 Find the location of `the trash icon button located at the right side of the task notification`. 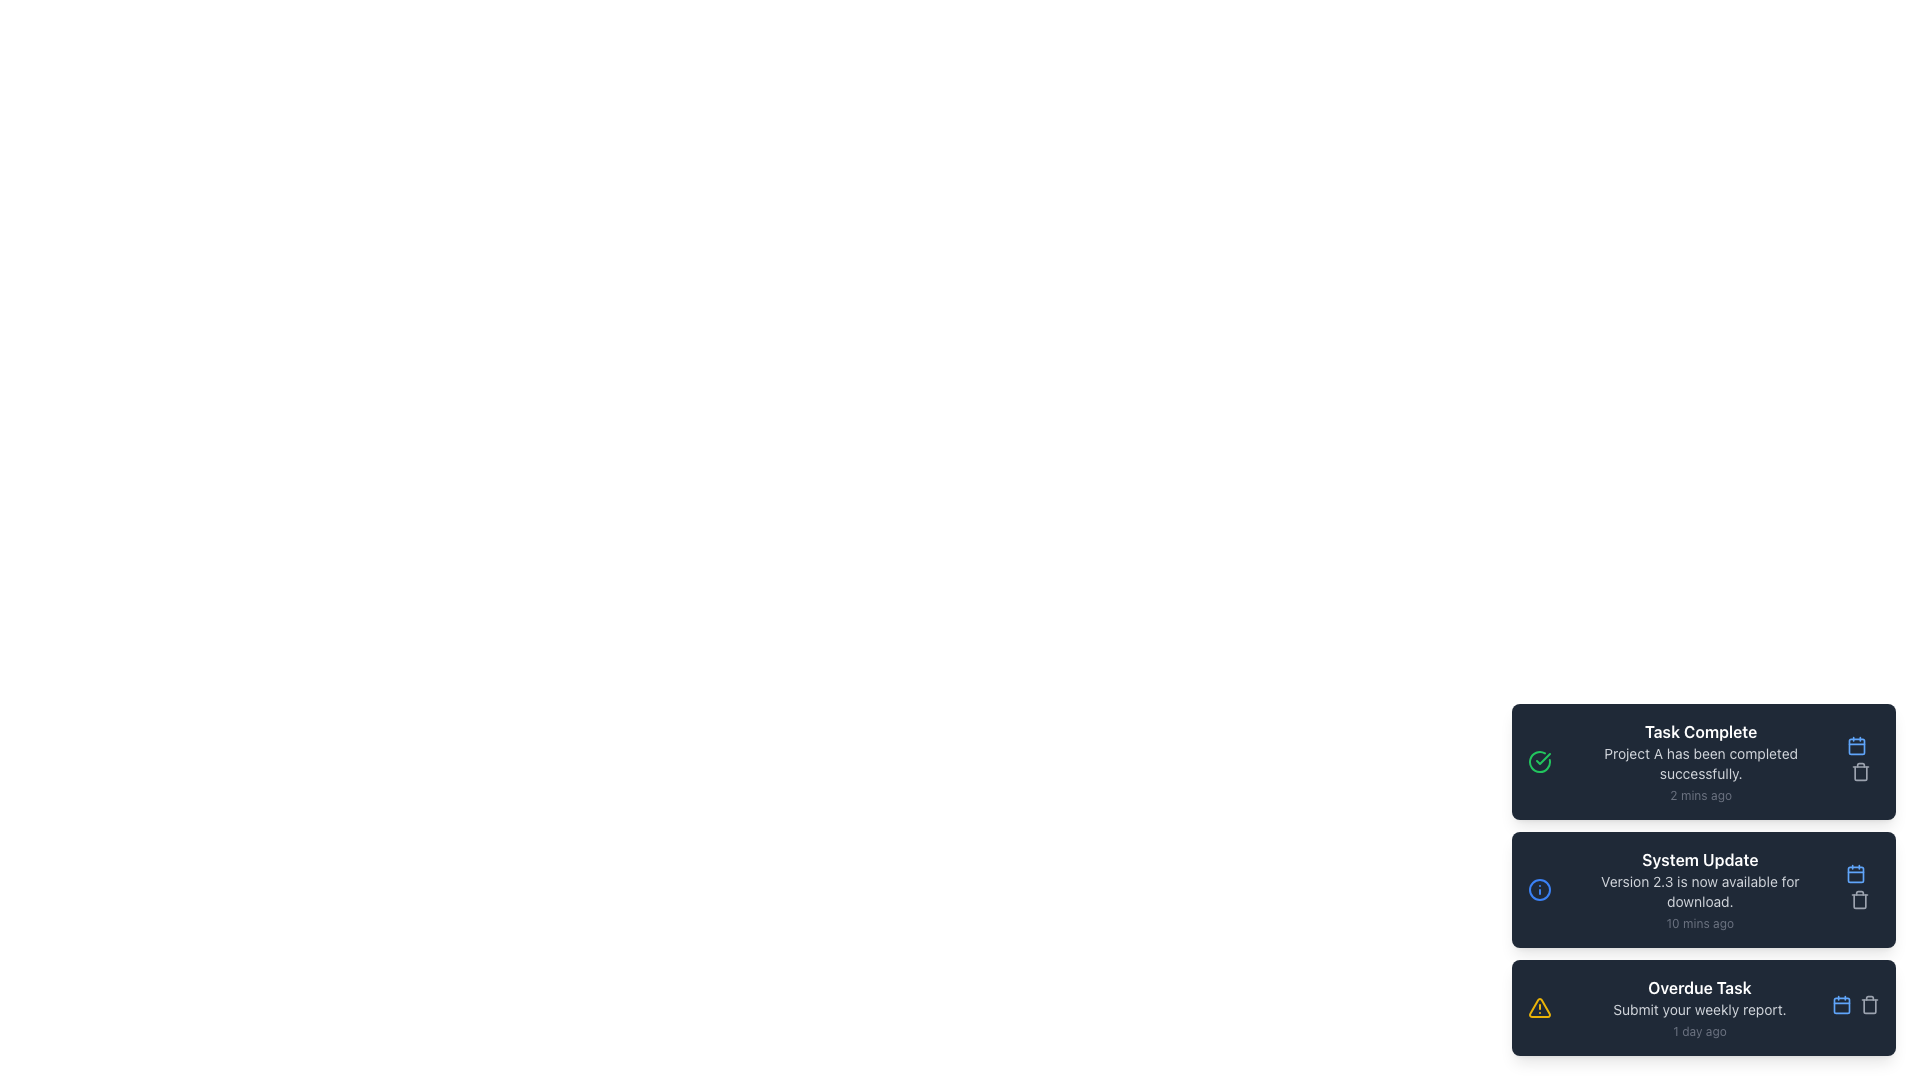

the trash icon button located at the right side of the task notification is located at coordinates (1860, 770).